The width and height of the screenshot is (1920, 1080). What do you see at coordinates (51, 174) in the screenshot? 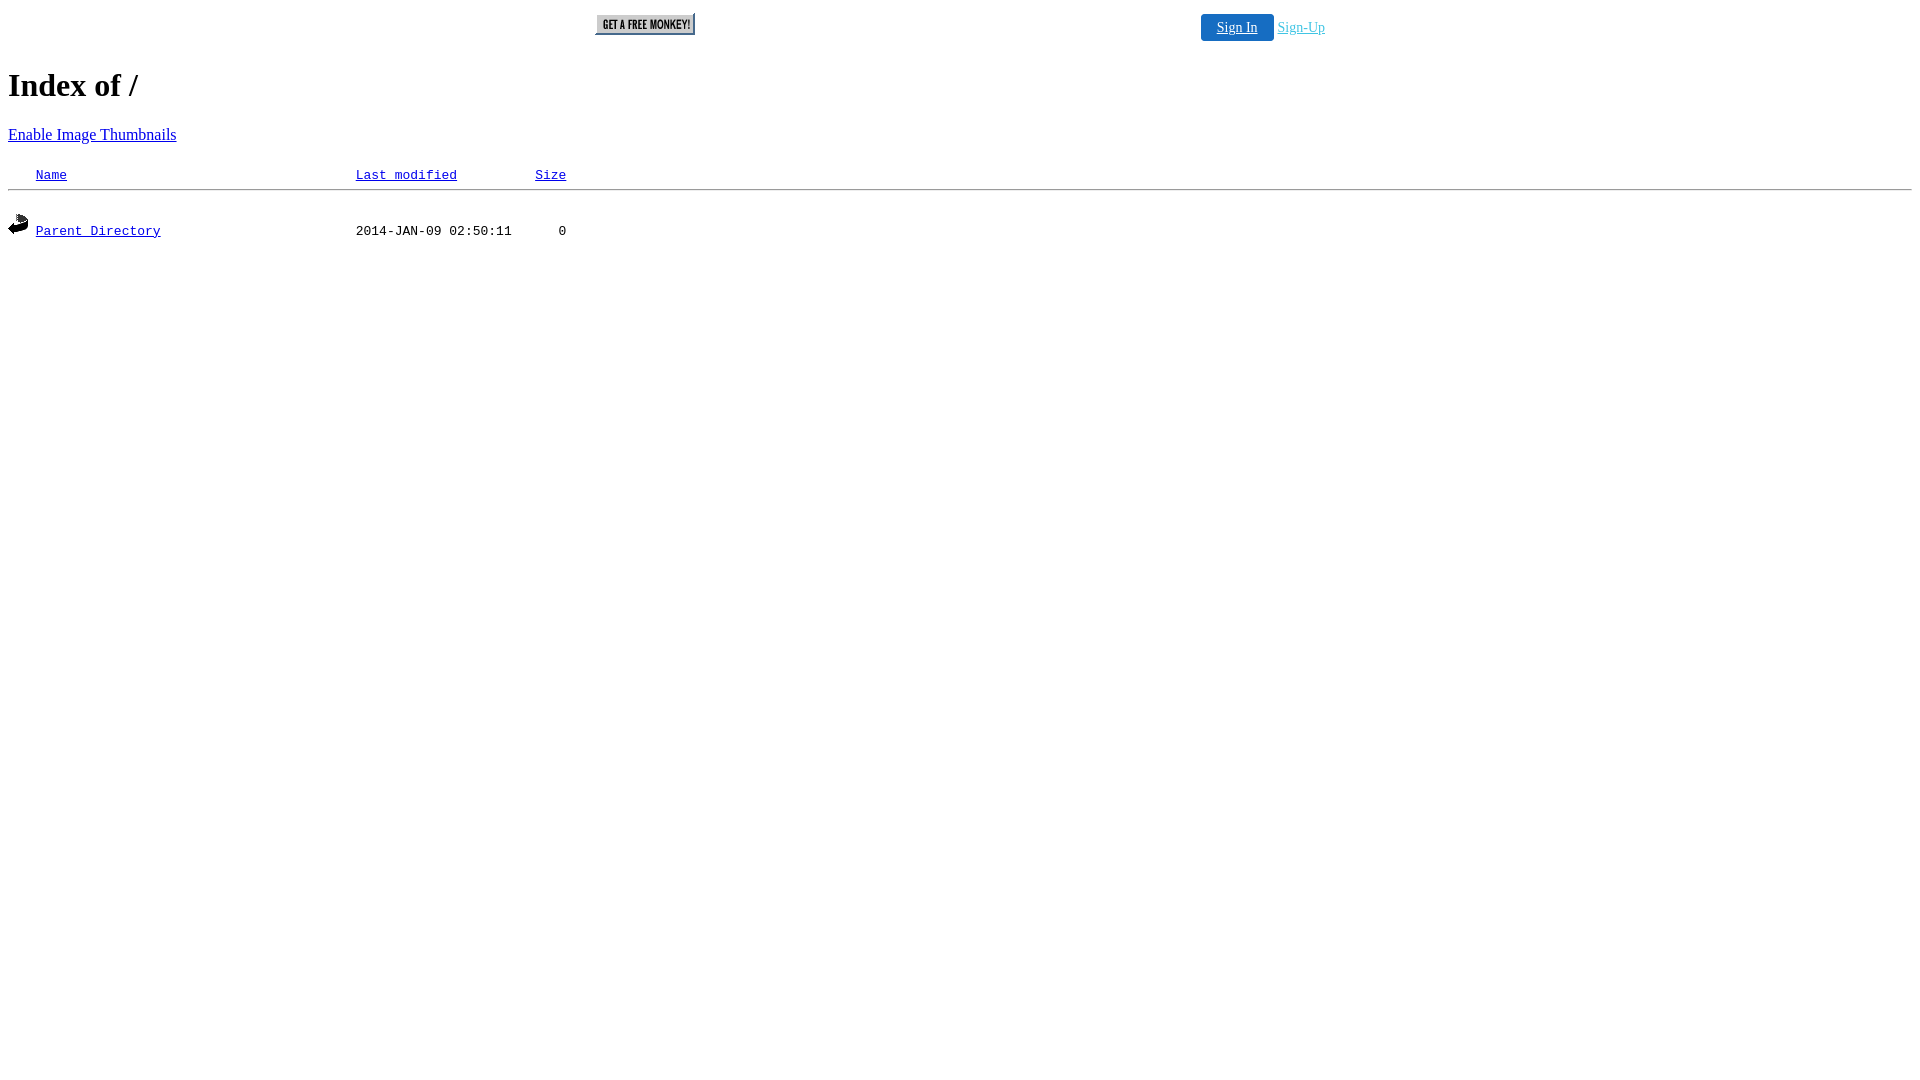
I see `'Name'` at bounding box center [51, 174].